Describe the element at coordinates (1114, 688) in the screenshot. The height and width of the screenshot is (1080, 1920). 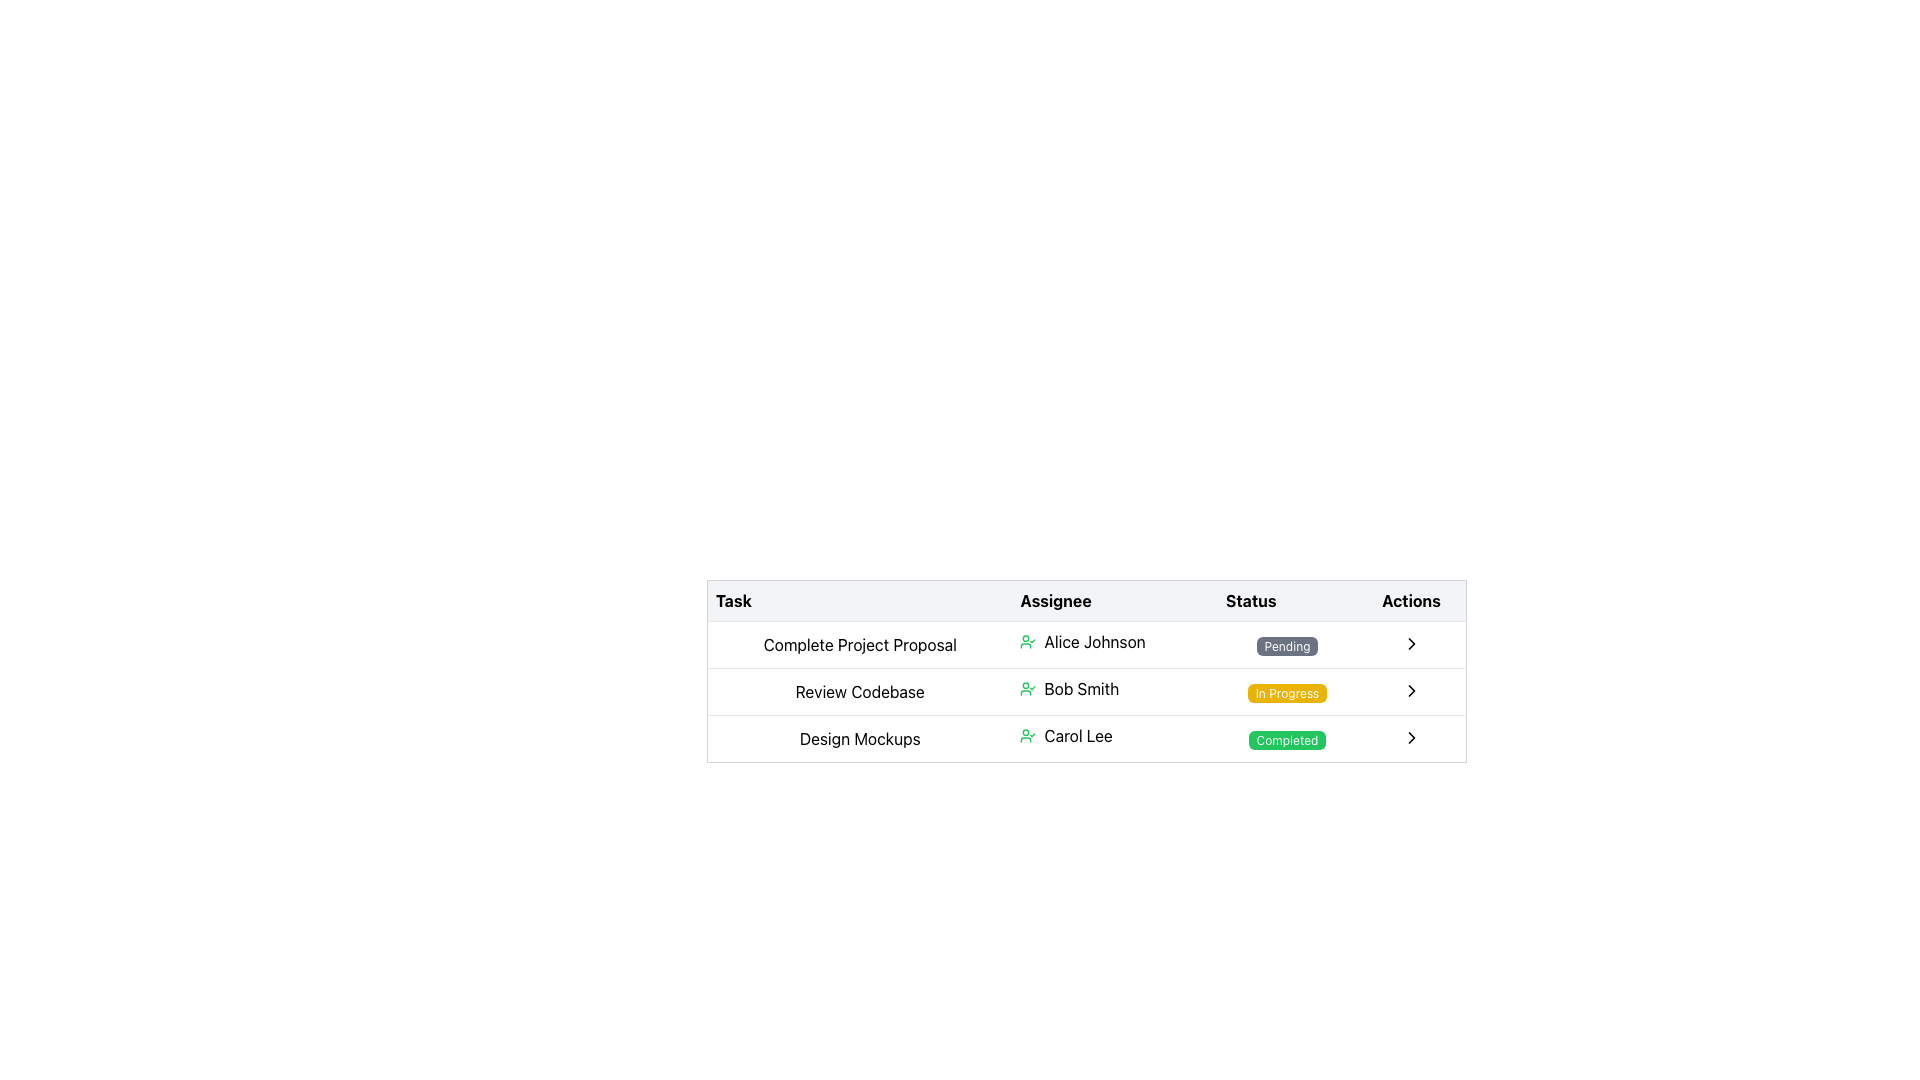
I see `the label with the text 'Bob Smith' and user icon in the Assignee column of the Review Codebase row` at that location.